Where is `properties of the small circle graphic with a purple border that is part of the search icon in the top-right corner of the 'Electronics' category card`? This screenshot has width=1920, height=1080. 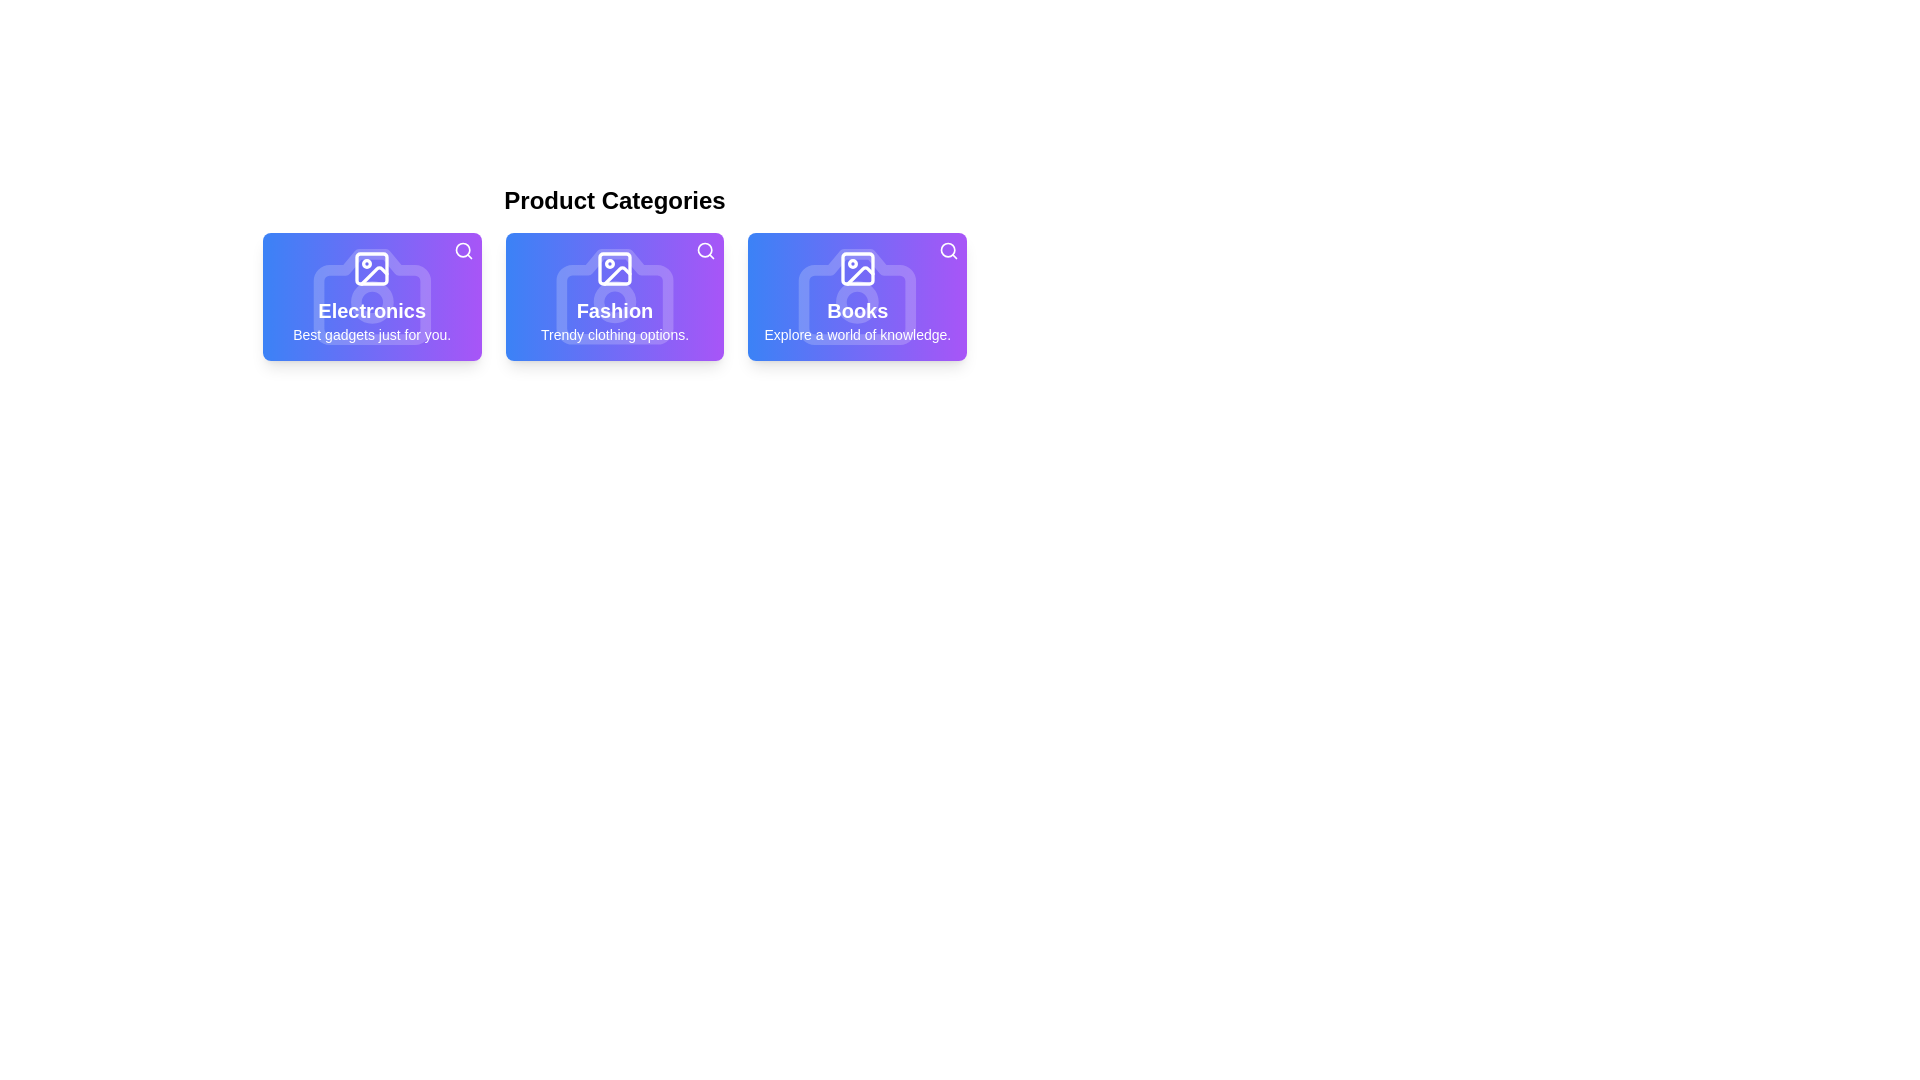
properties of the small circle graphic with a purple border that is part of the search icon in the top-right corner of the 'Electronics' category card is located at coordinates (461, 249).